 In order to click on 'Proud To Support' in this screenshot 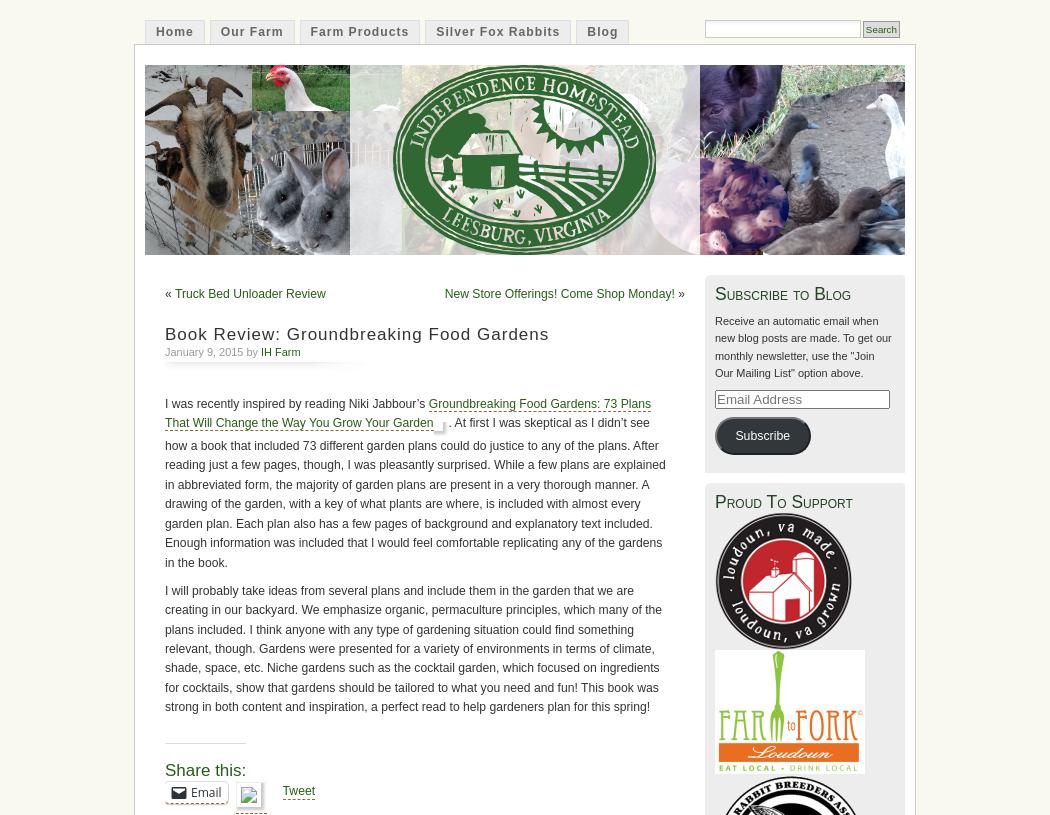, I will do `click(714, 500)`.